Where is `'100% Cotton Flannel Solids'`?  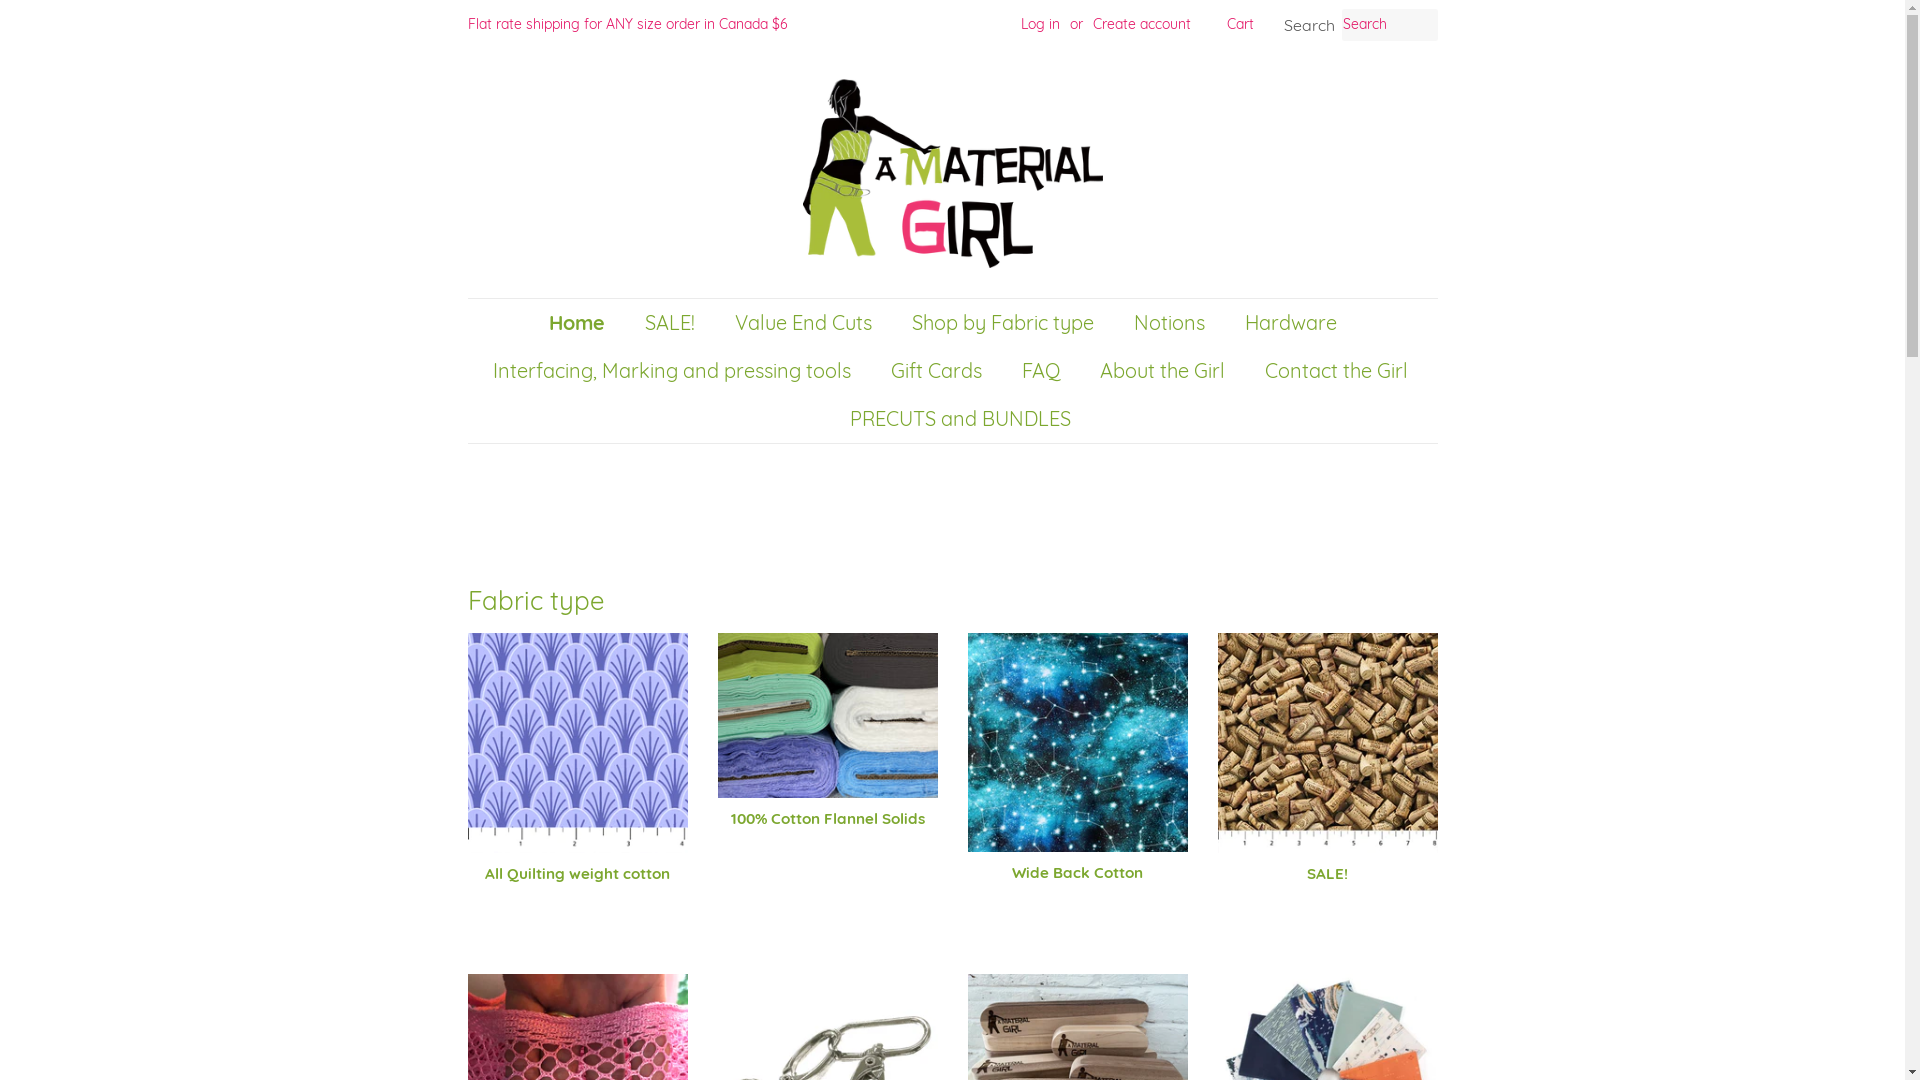
'100% Cotton Flannel Solids' is located at coordinates (828, 748).